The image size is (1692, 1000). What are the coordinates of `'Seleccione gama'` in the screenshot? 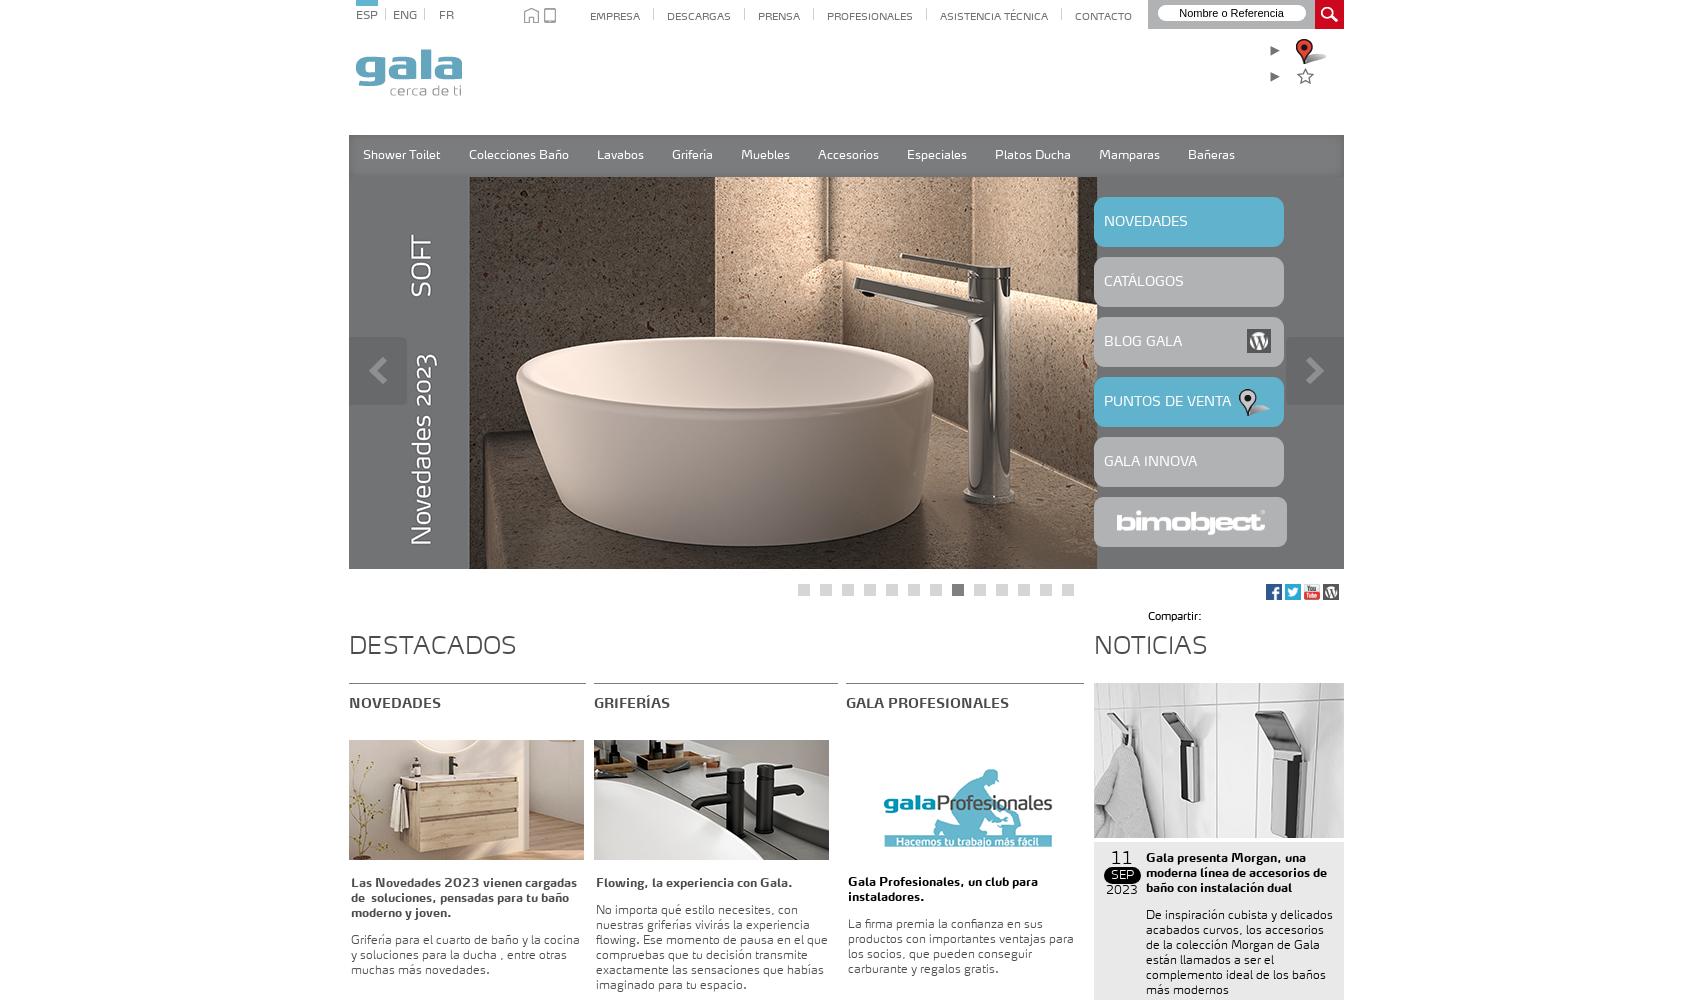 It's located at (1209, 174).